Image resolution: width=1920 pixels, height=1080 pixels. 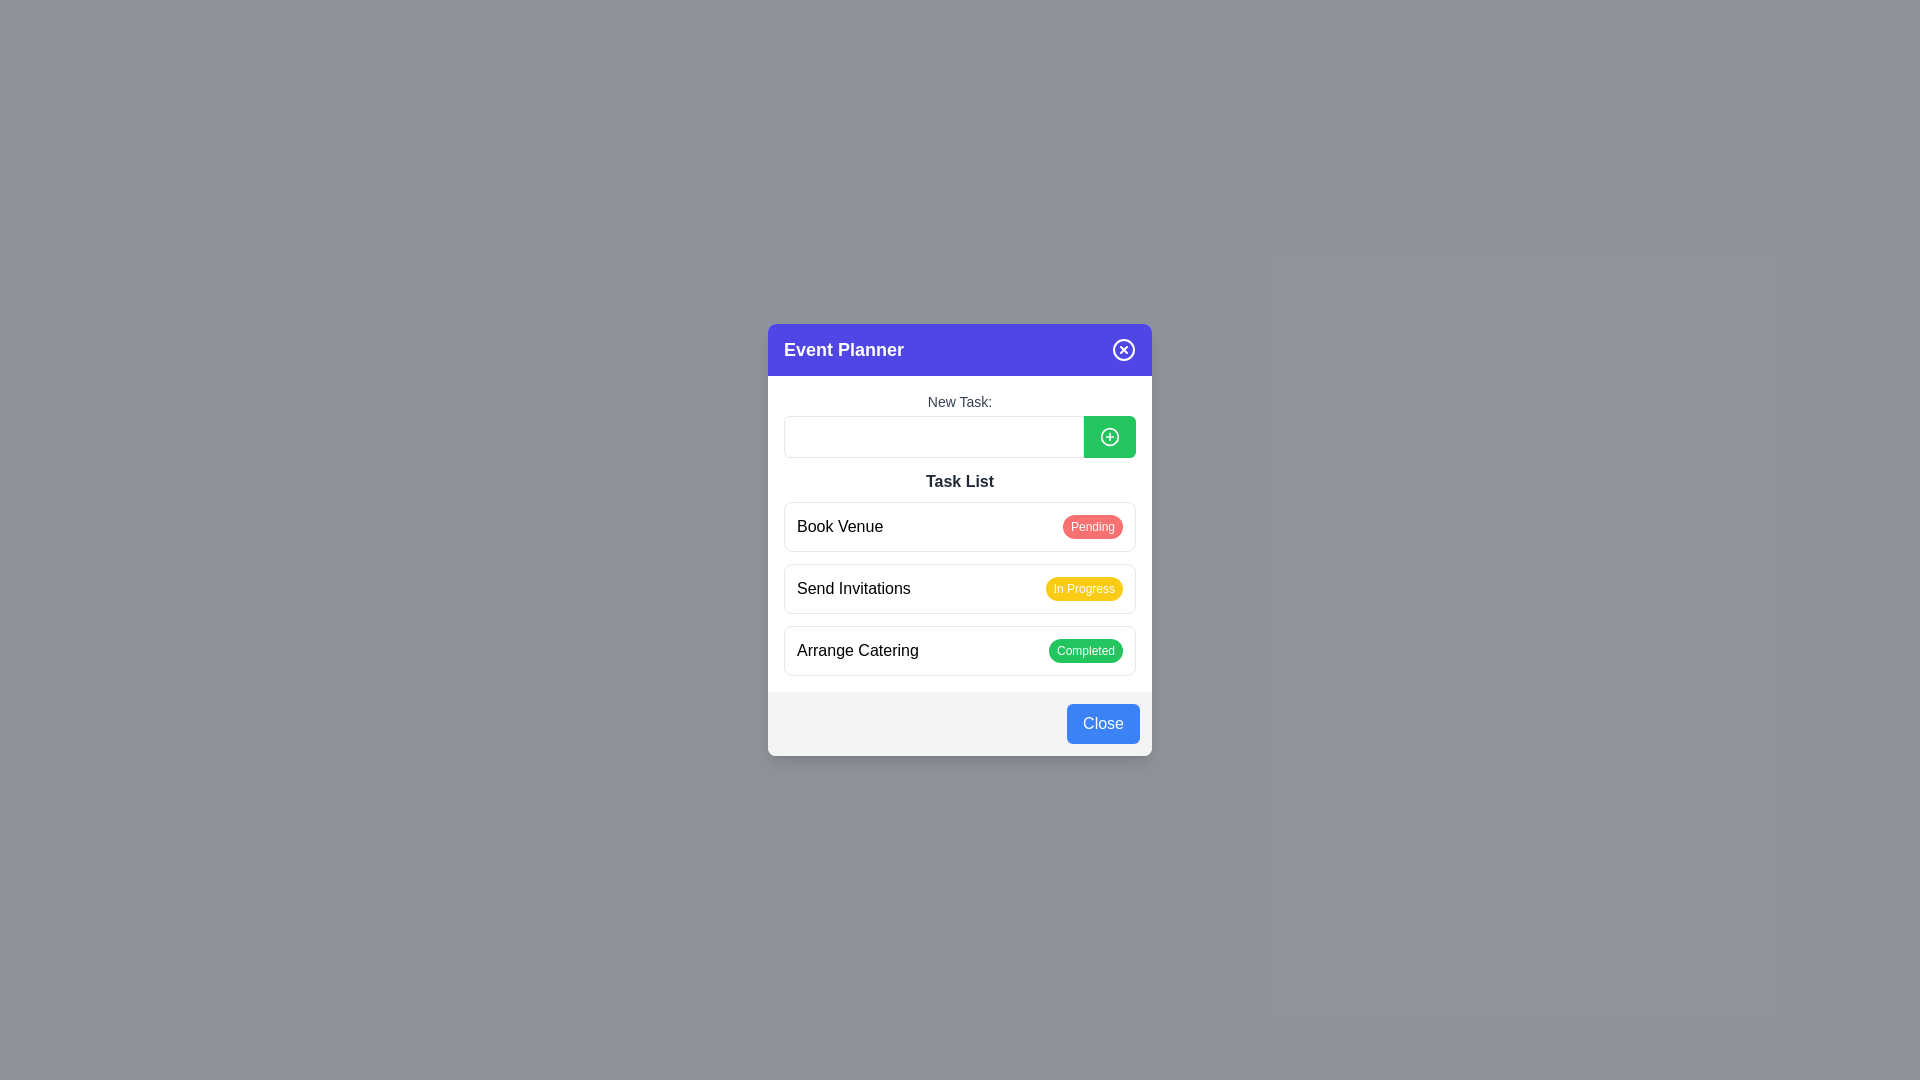 I want to click on the circular graphical icon background element that serves as the decorative component underneath the '+' symbol in the 'Event Planner' interface, located near the top-right of the 'New Task' input field, so click(x=1108, y=435).